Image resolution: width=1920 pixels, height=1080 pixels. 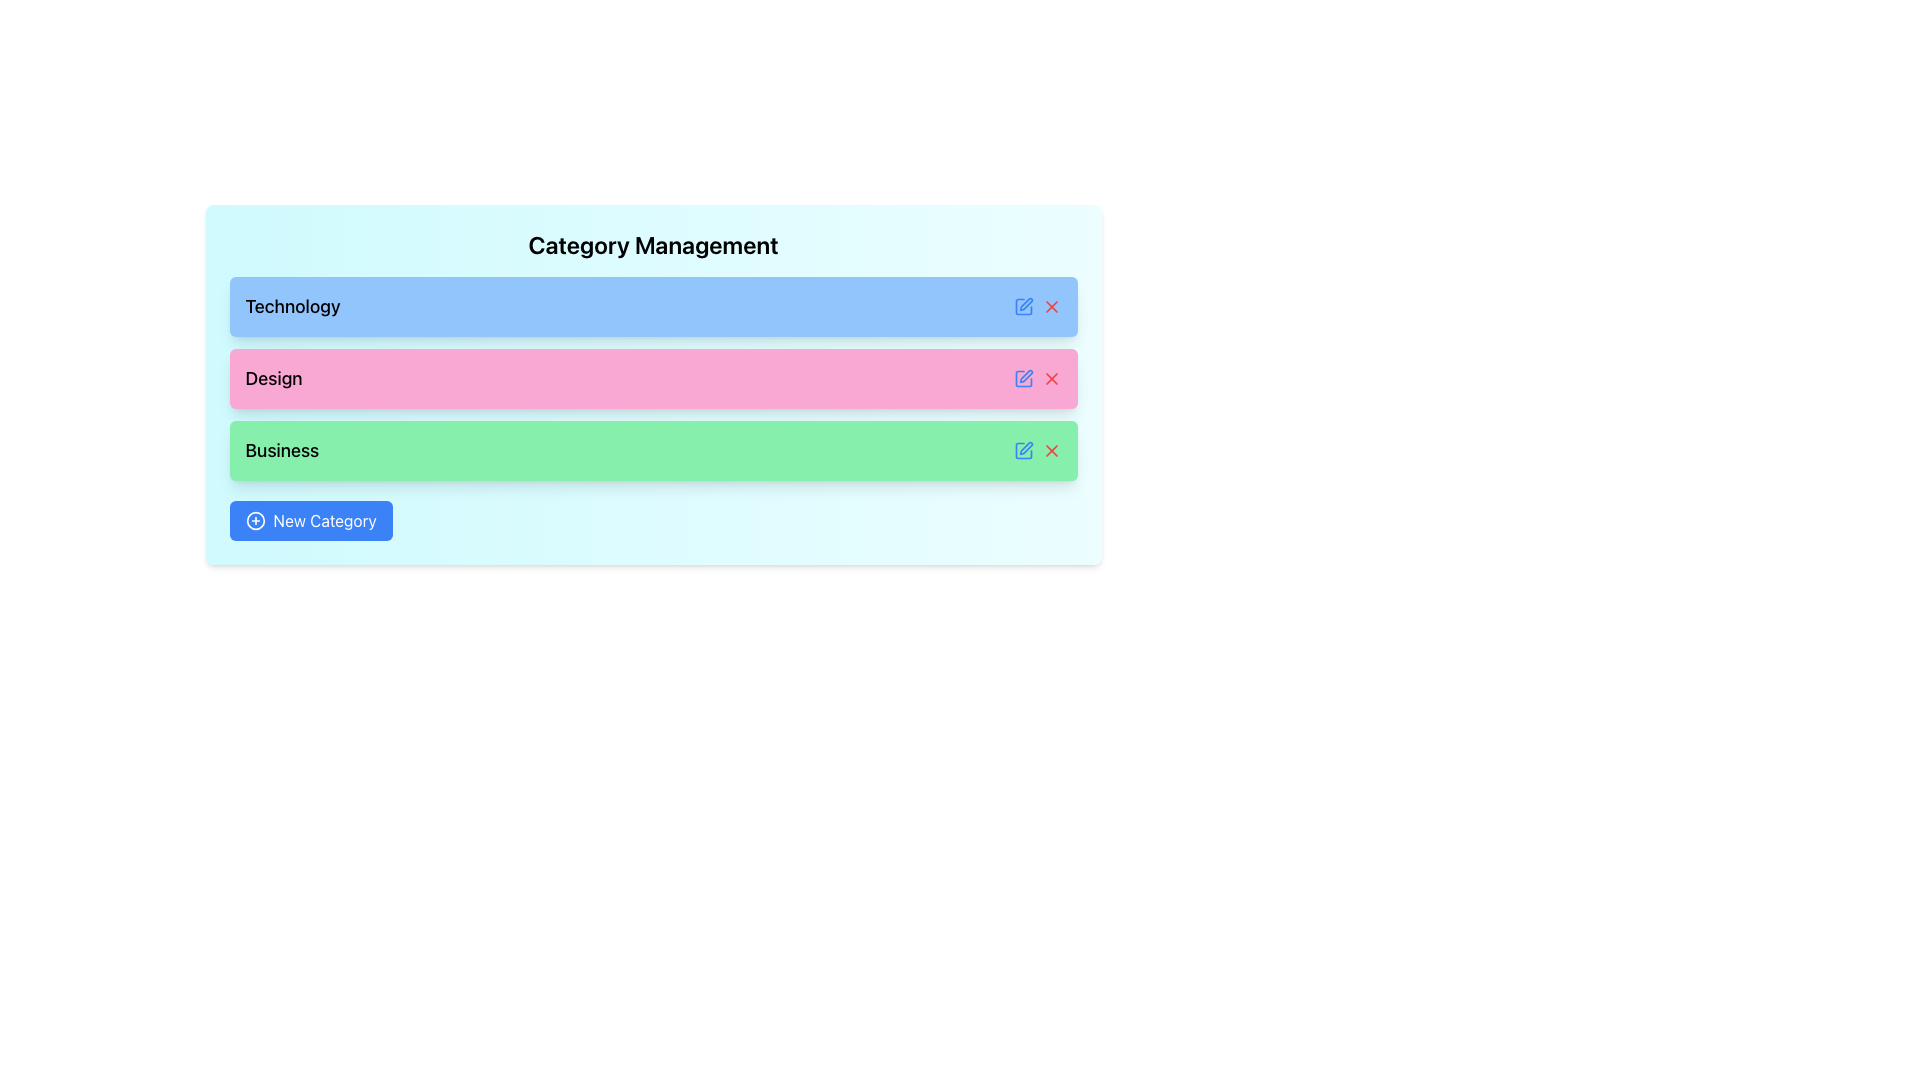 I want to click on the edit icon button located at the right side of the green bar labeled 'Business' to initiate editing, so click(x=1023, y=451).